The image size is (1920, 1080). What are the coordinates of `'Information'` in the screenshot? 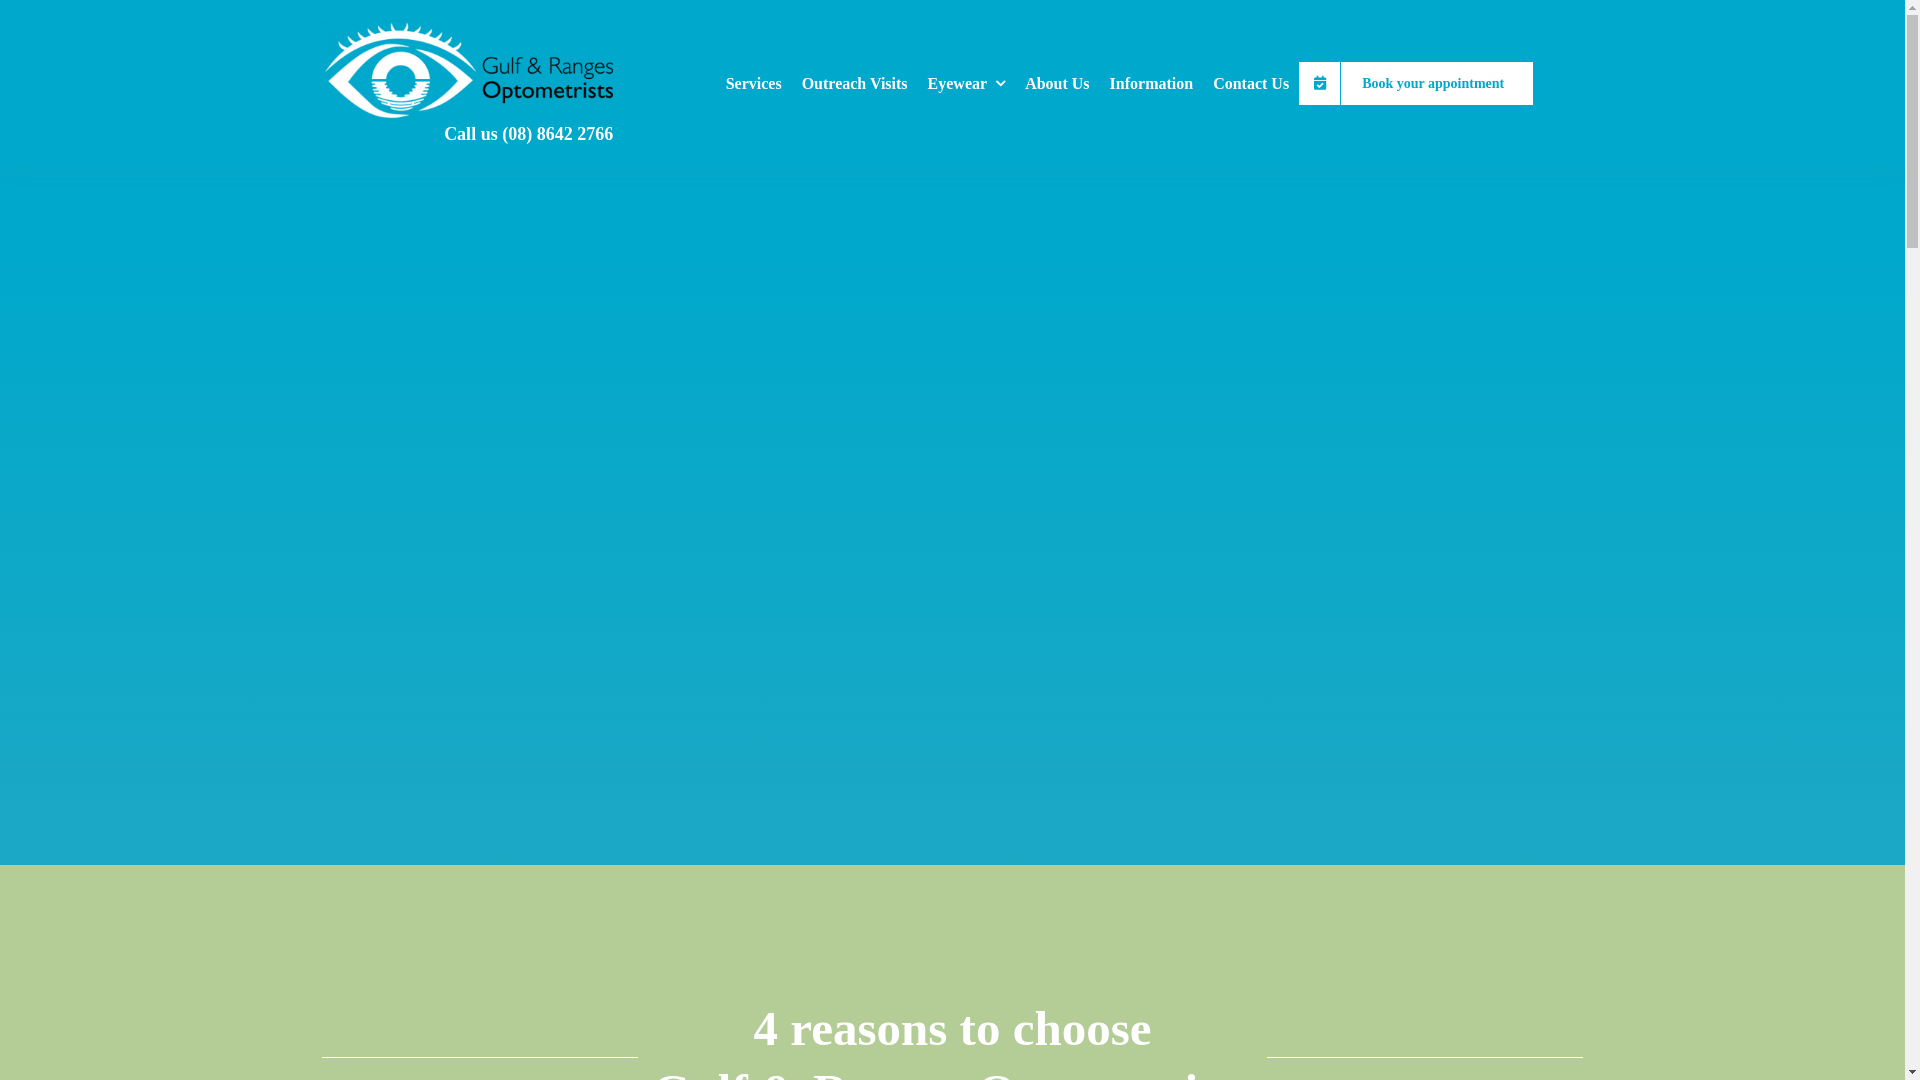 It's located at (1152, 82).